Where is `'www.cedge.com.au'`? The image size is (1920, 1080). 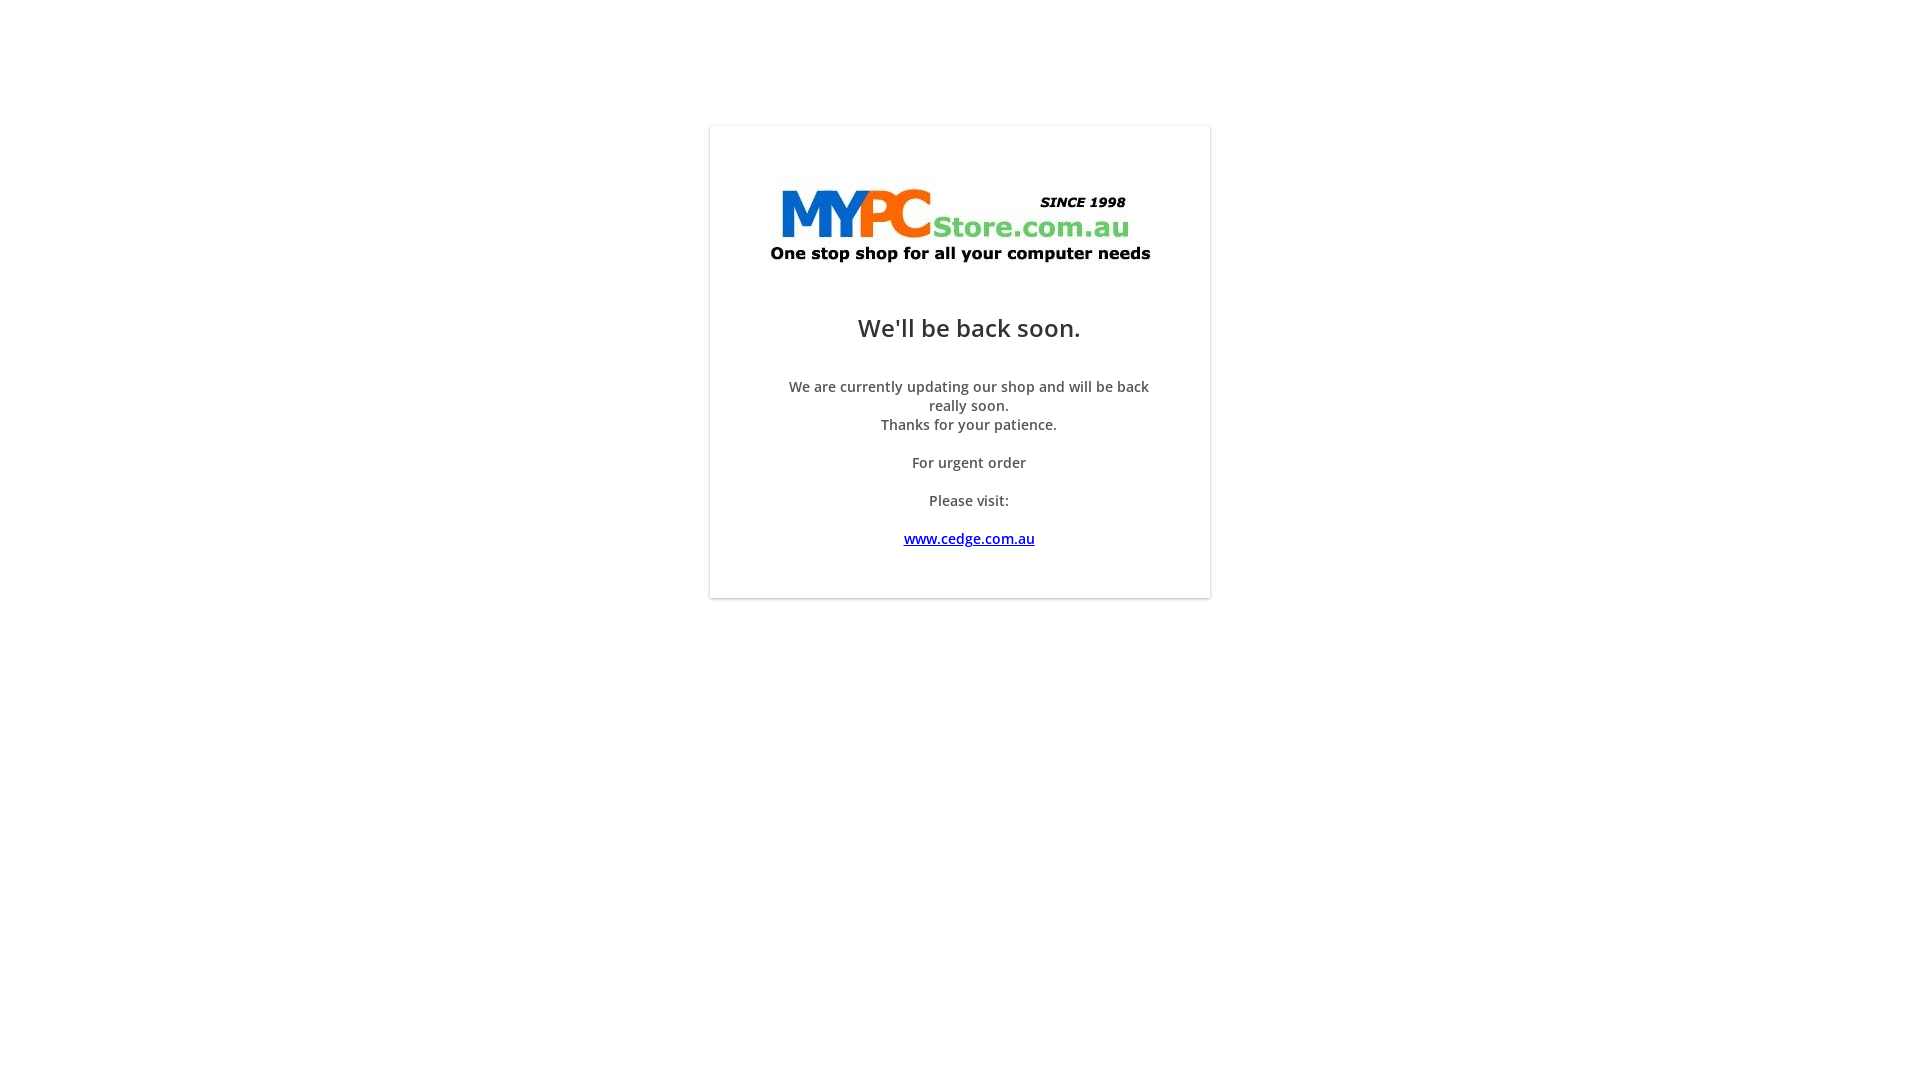
'www.cedge.com.au' is located at coordinates (969, 537).